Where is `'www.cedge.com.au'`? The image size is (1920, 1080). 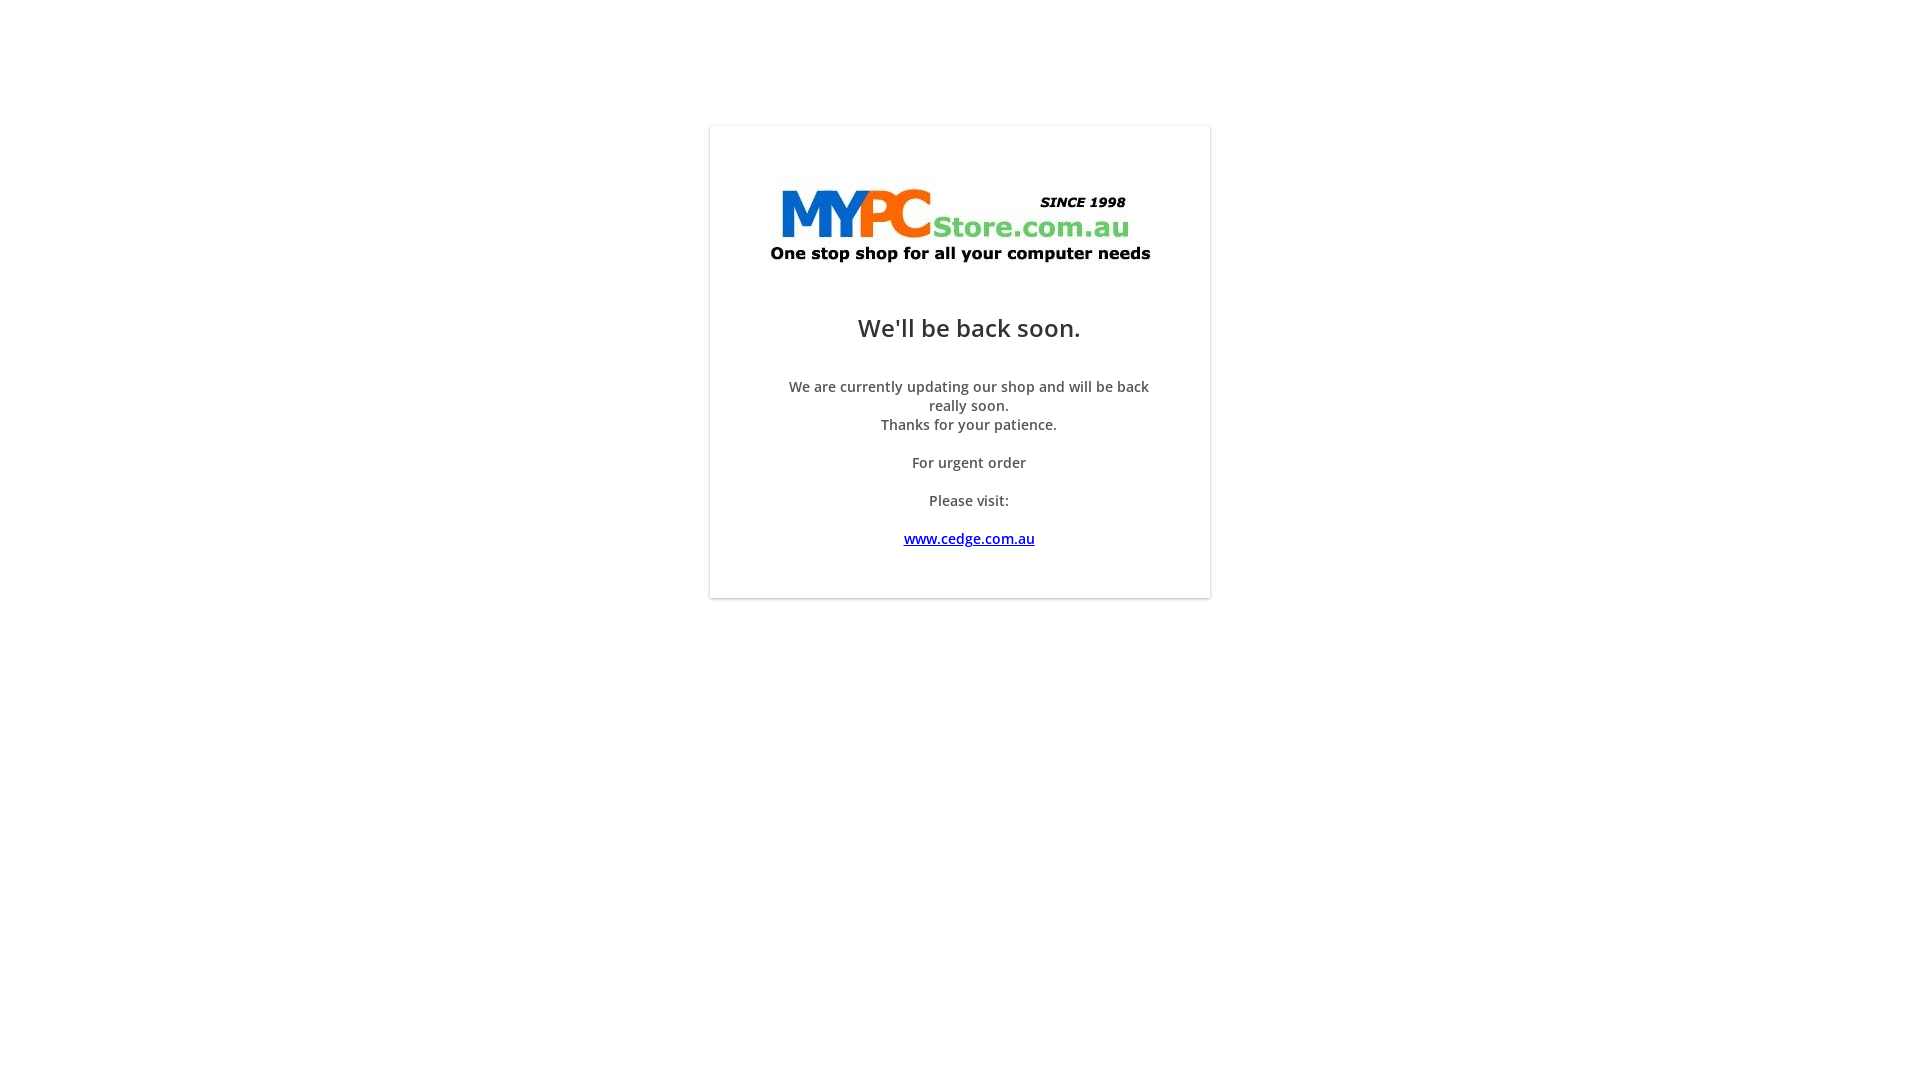
'www.cedge.com.au' is located at coordinates (969, 537).